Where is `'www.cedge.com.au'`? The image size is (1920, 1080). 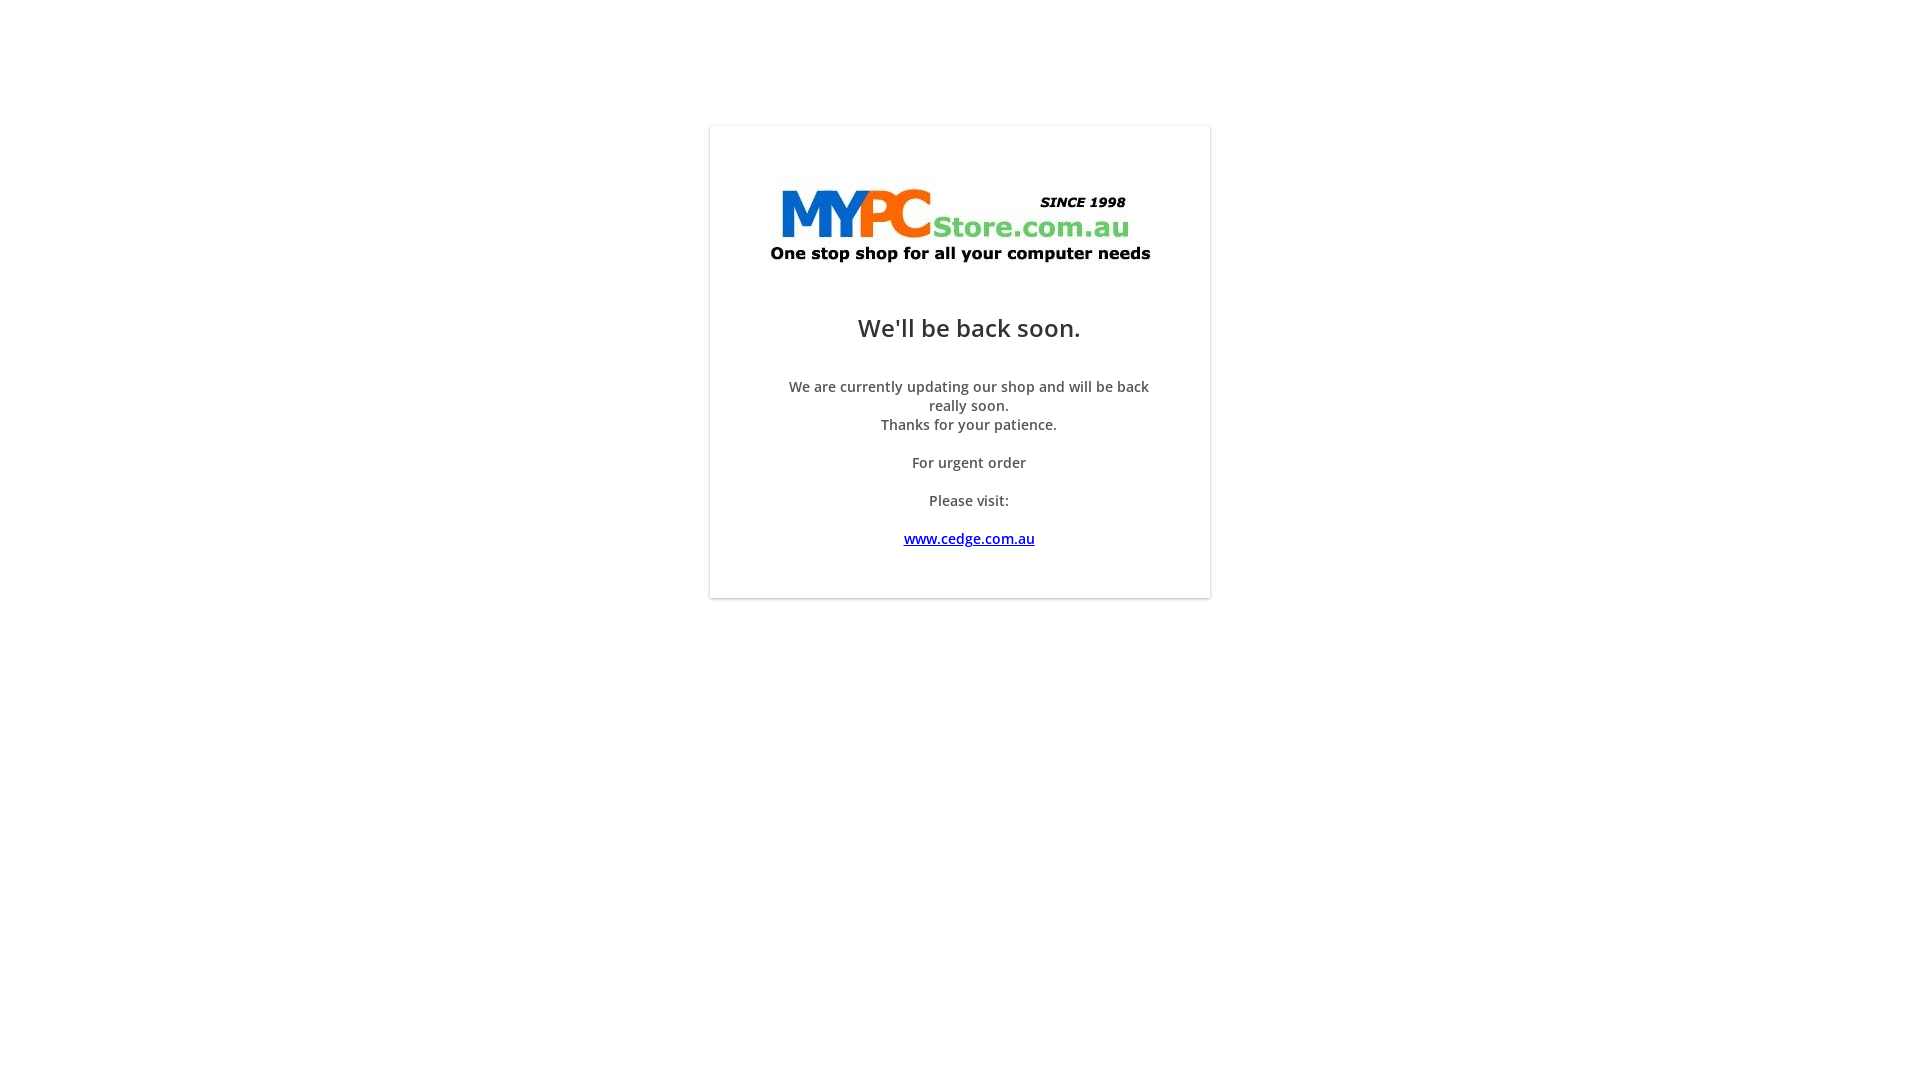
'www.cedge.com.au' is located at coordinates (969, 537).